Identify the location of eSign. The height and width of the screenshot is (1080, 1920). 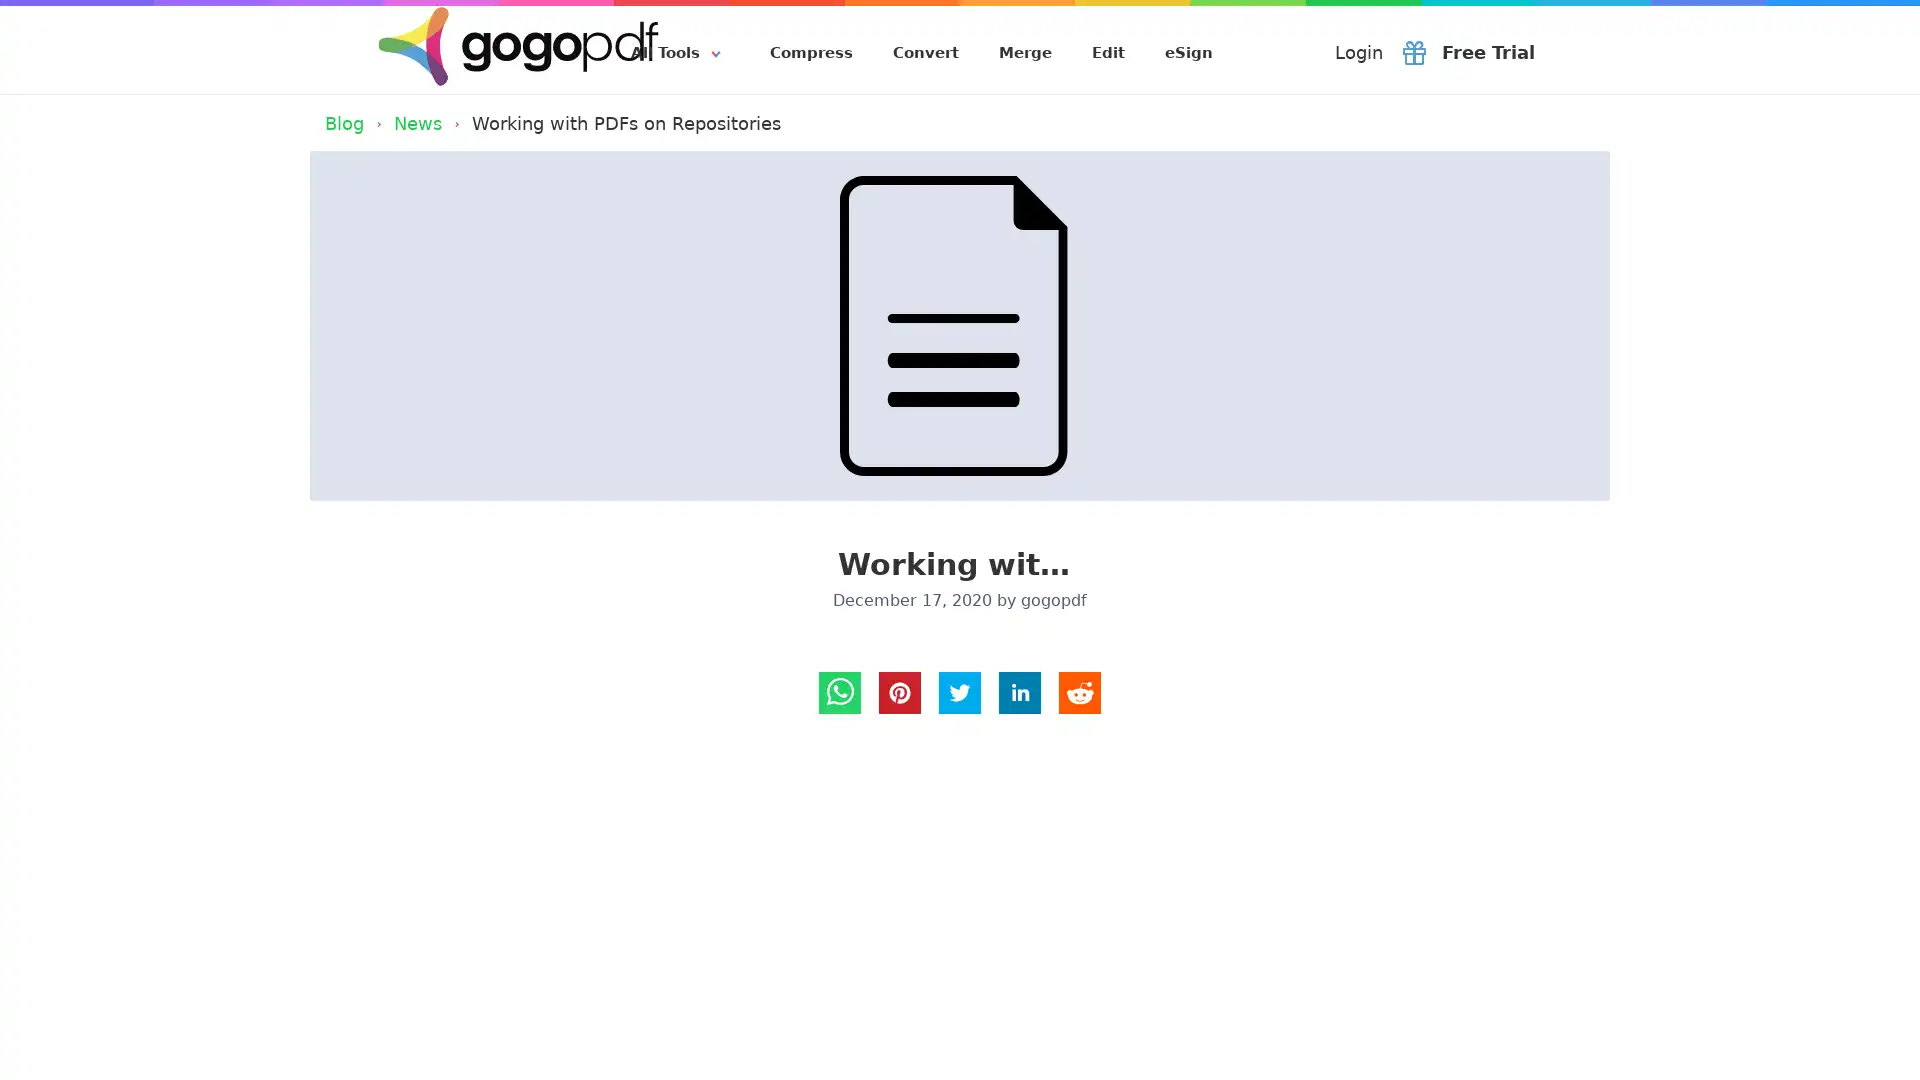
(1189, 51).